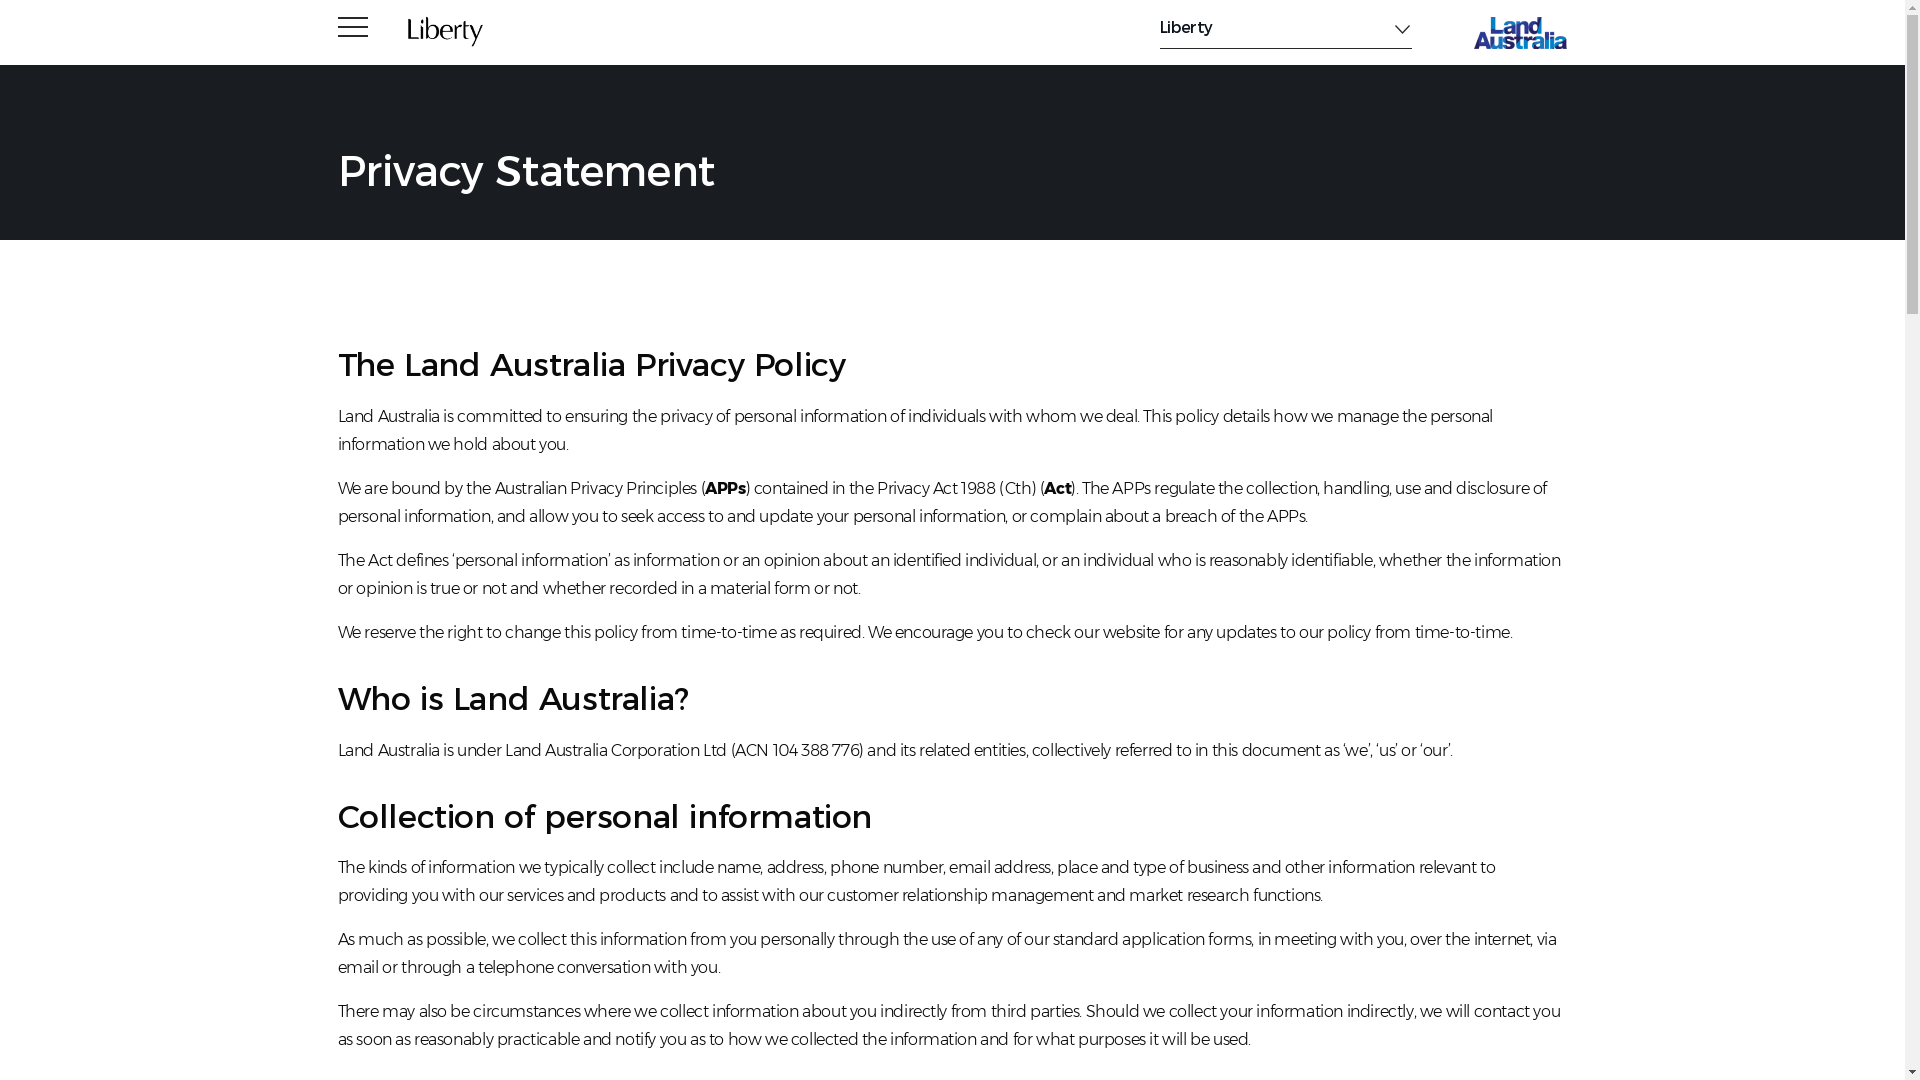  I want to click on 'Liberty', so click(1286, 27).